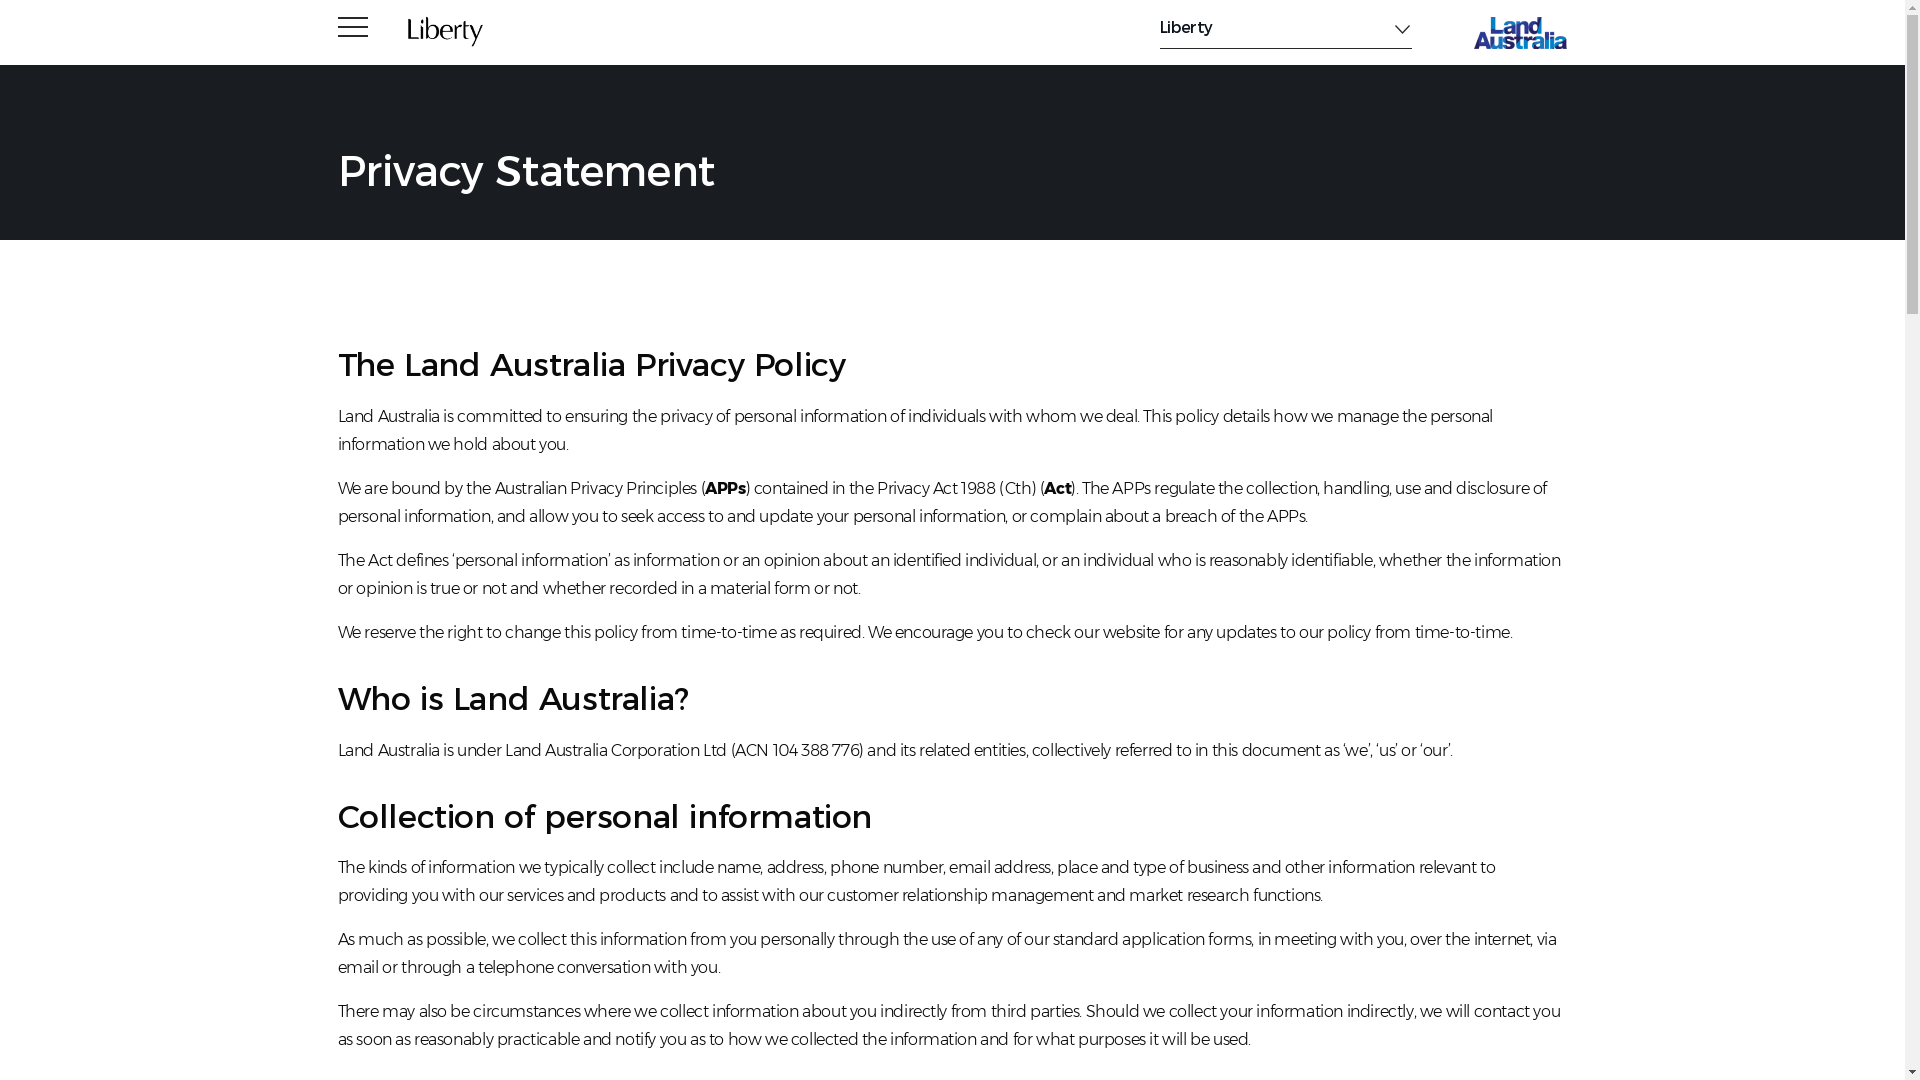  I want to click on 'Liberty', so click(1286, 27).